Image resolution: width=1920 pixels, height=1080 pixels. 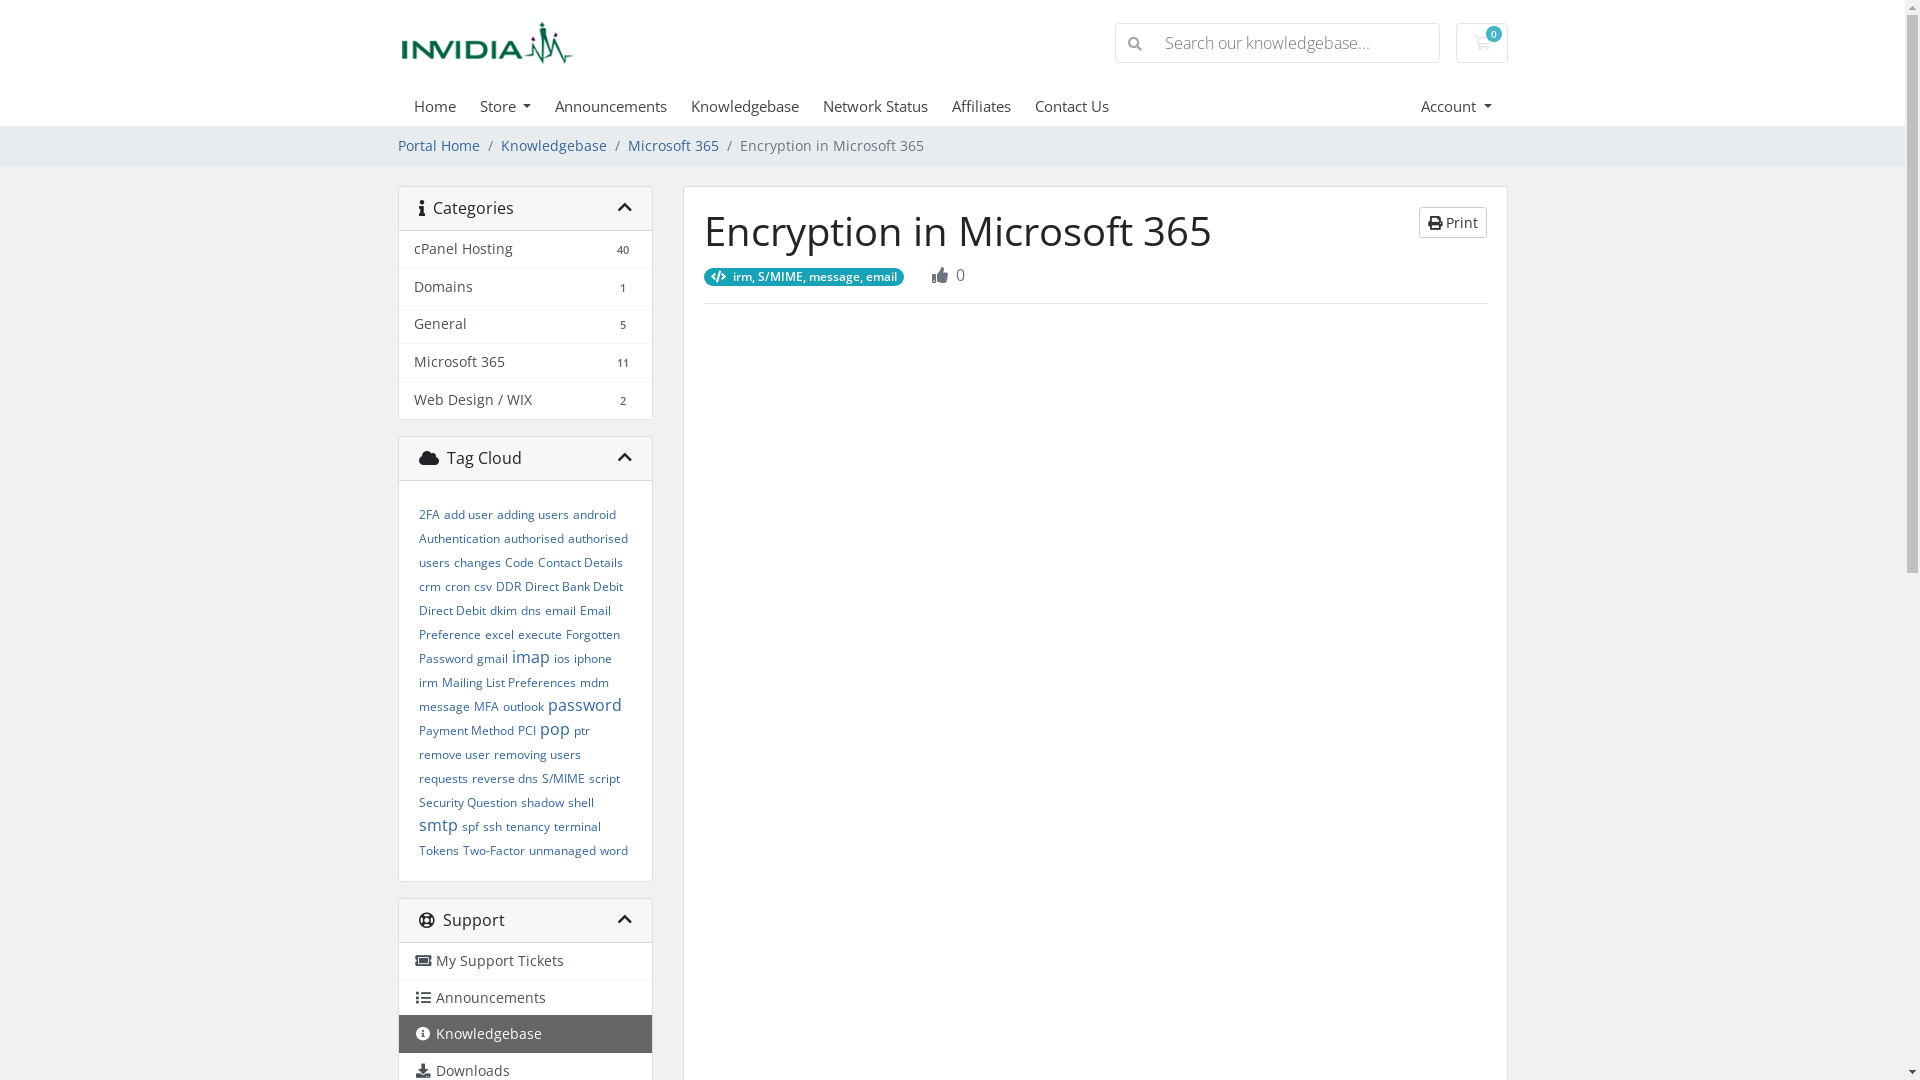 I want to click on 'pop', so click(x=555, y=729).